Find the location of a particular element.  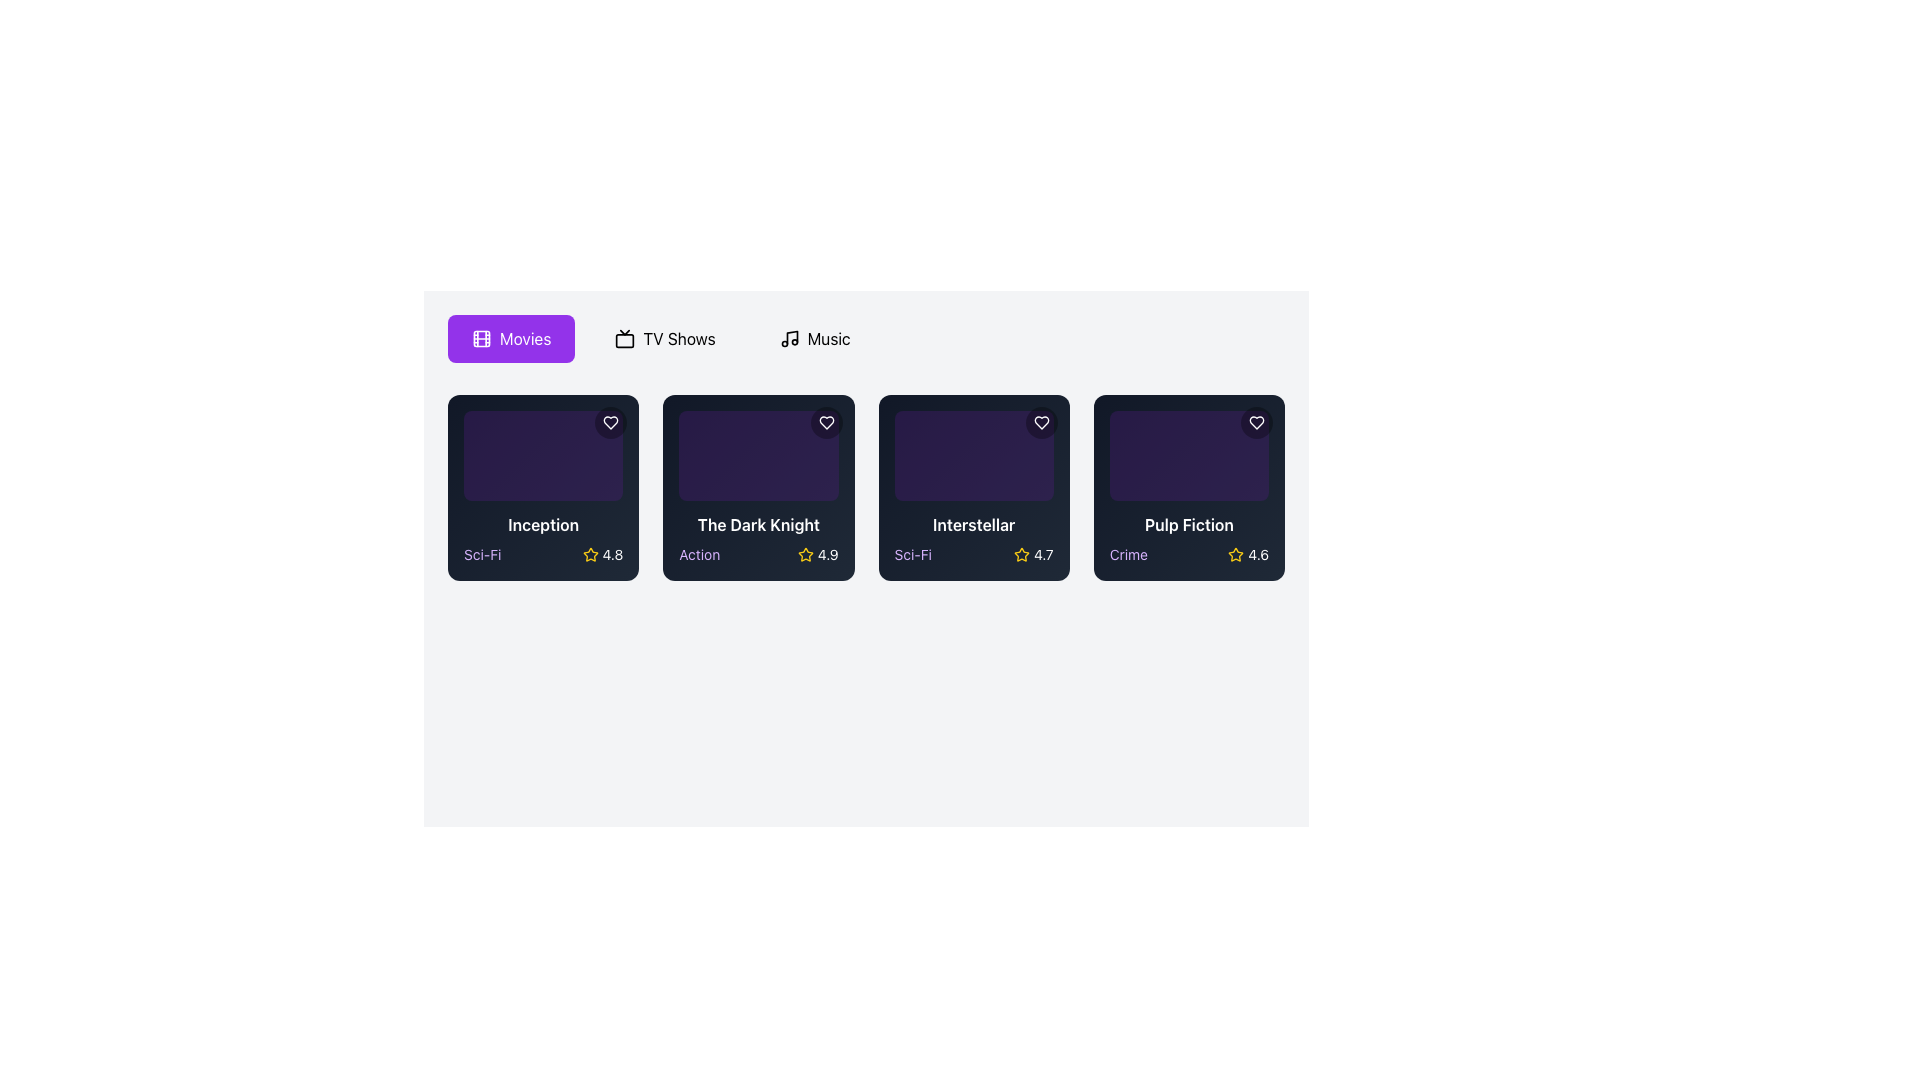

the SVG musical note icon located inside the rounded button labeled 'Music' to interact with the button is located at coordinates (788, 338).